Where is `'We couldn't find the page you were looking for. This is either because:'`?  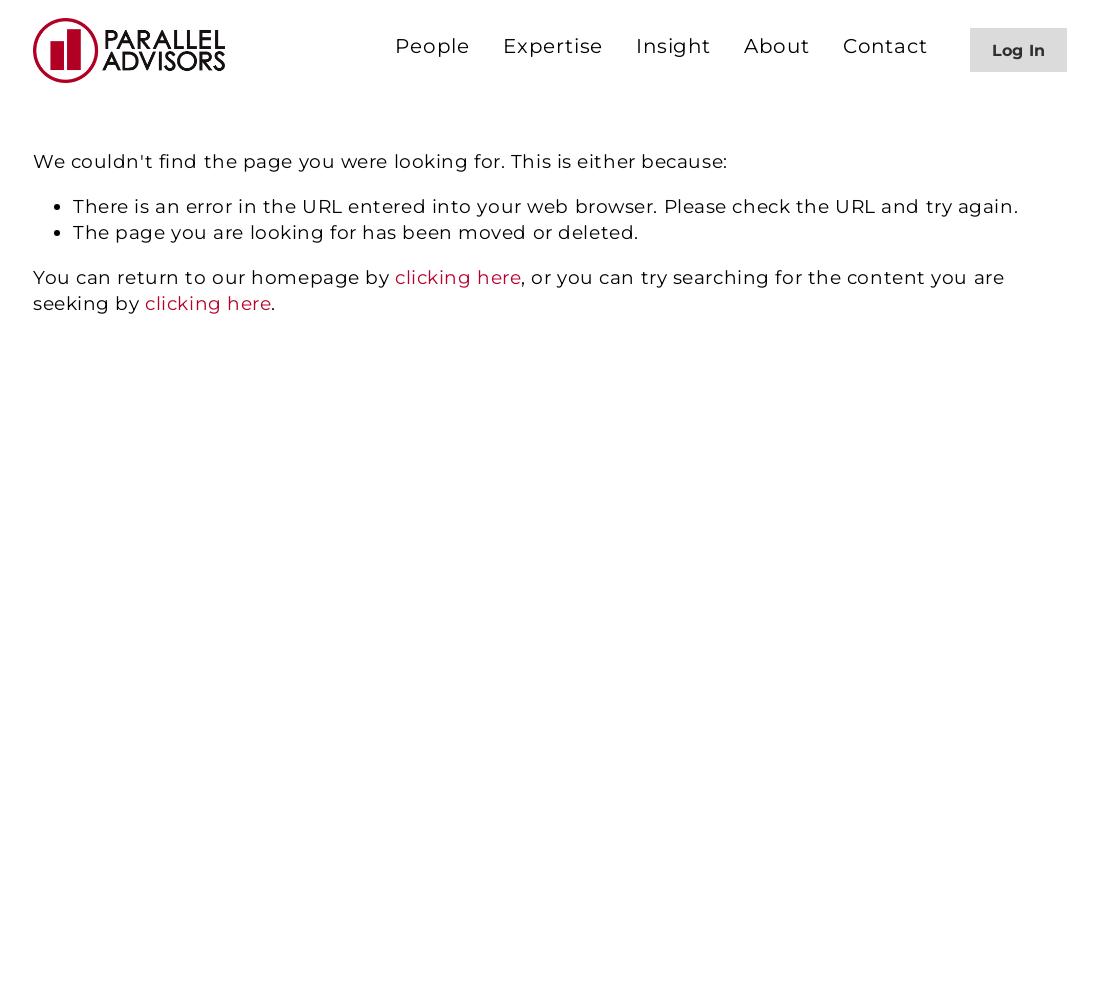 'We couldn't find the page you were looking for. This is either because:' is located at coordinates (380, 161).